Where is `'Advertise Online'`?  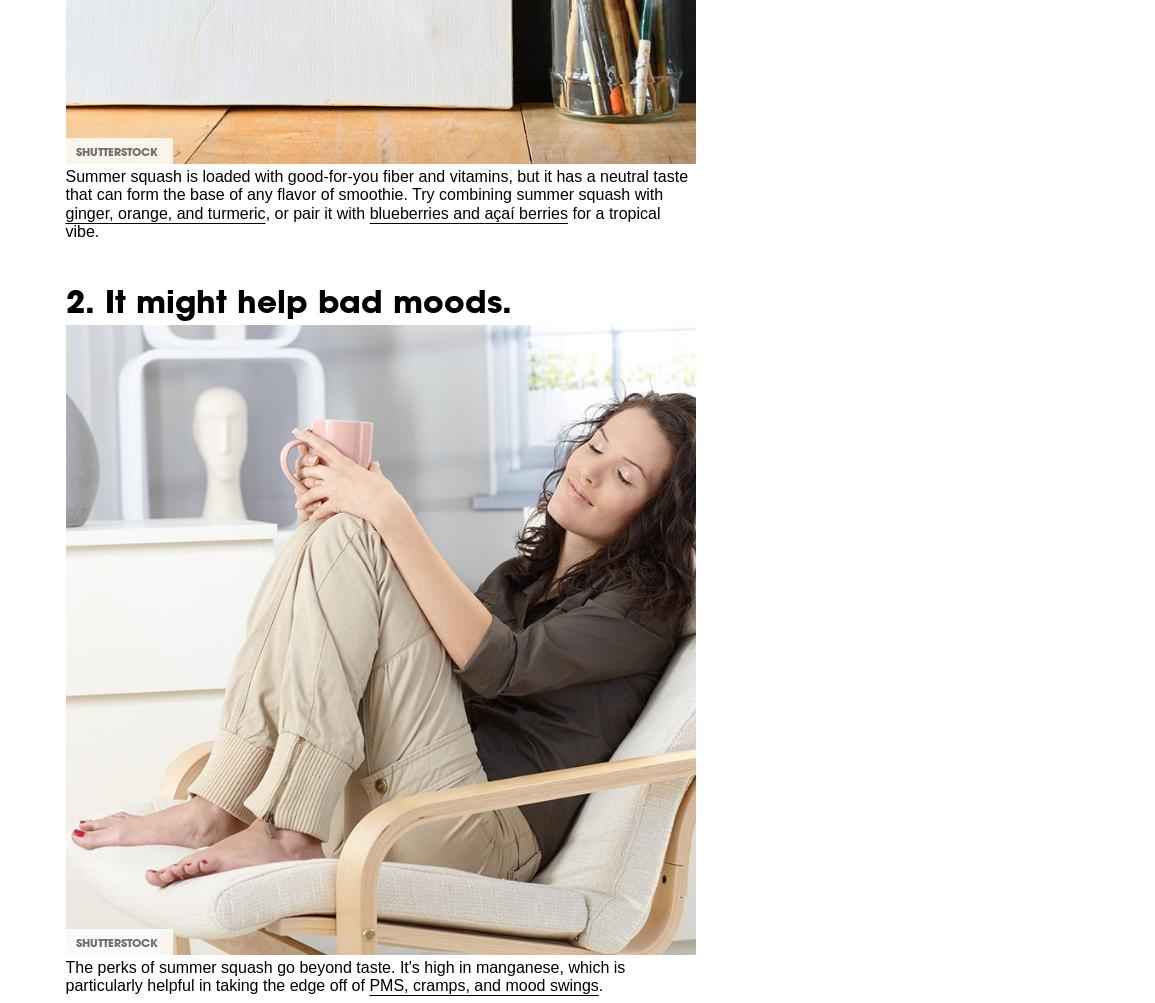 'Advertise Online' is located at coordinates (895, 50).